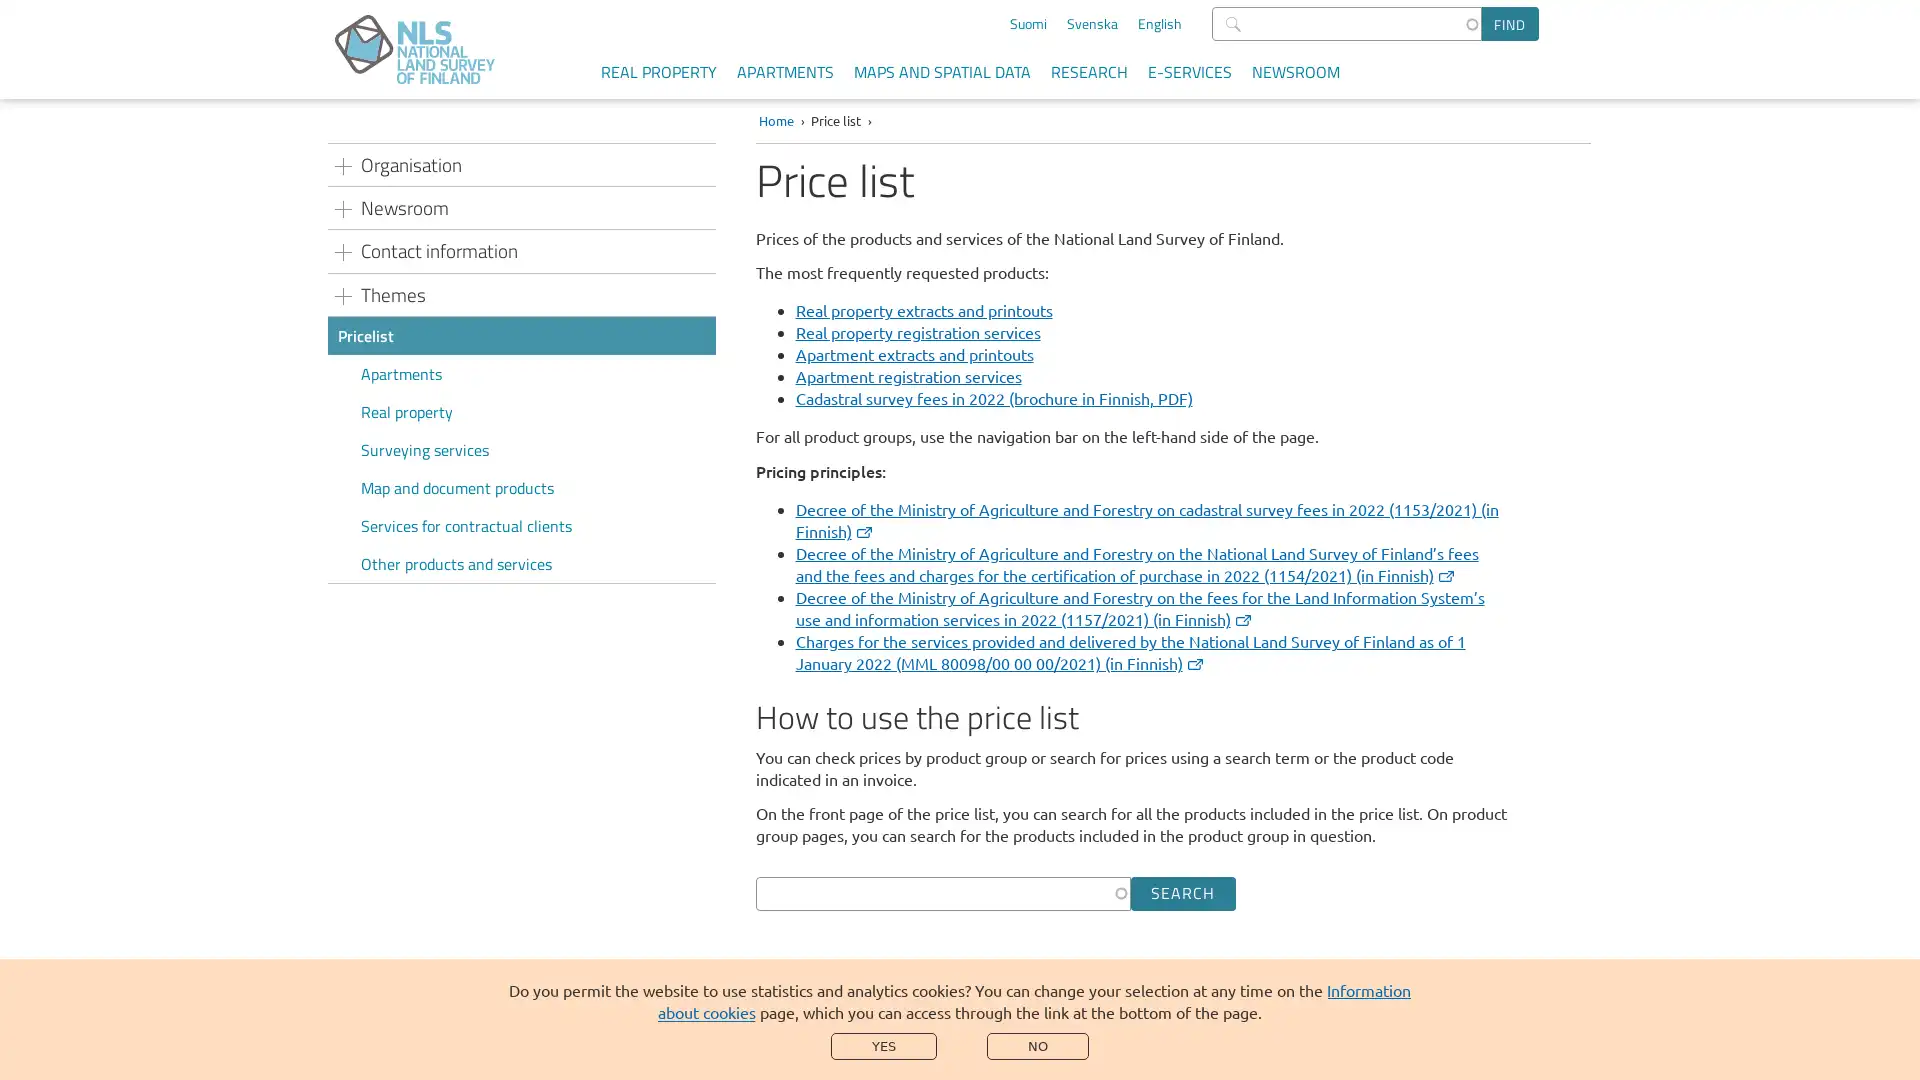 The width and height of the screenshot is (1920, 1080). What do you see at coordinates (882, 1045) in the screenshot?
I see `YES` at bounding box center [882, 1045].